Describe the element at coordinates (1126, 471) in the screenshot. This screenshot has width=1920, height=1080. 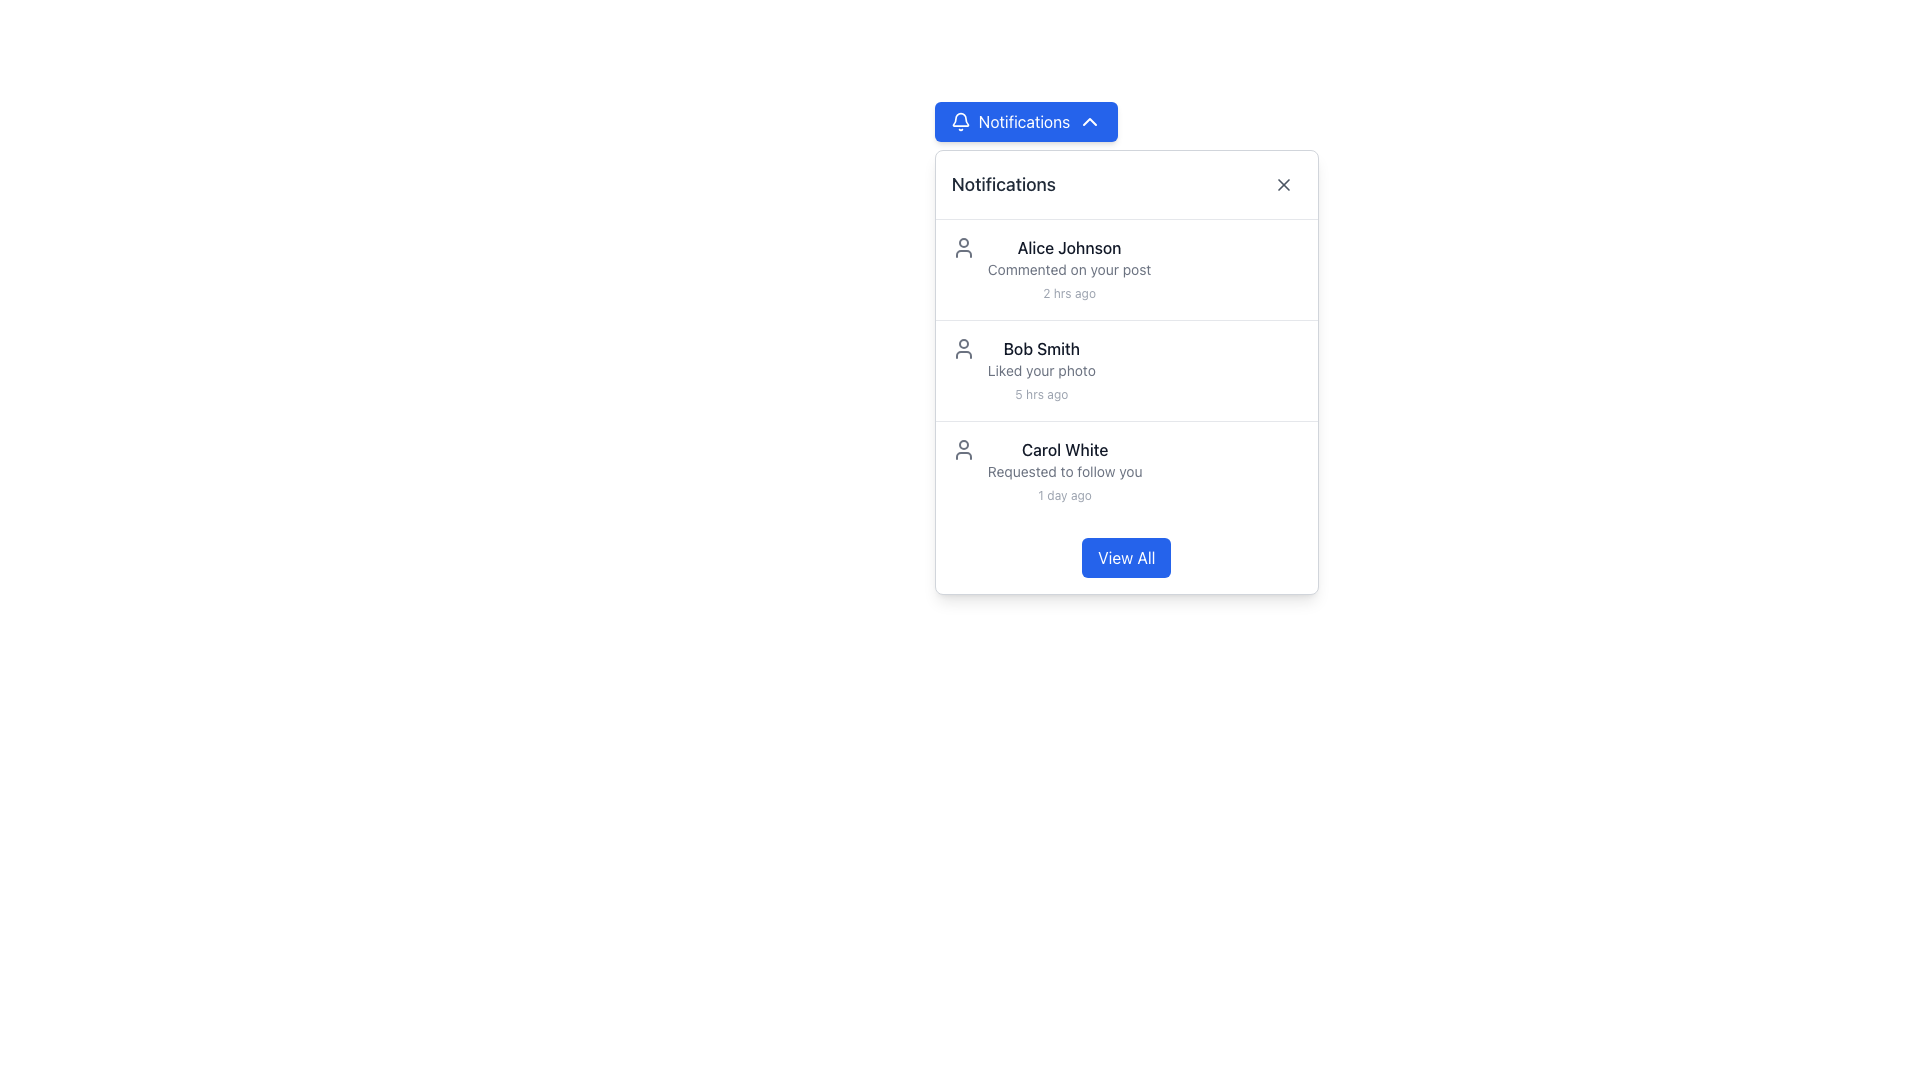
I see `to select the notification item for 'Carol White' that contains the message 'Requested to follow you' in the notifications panel` at that location.